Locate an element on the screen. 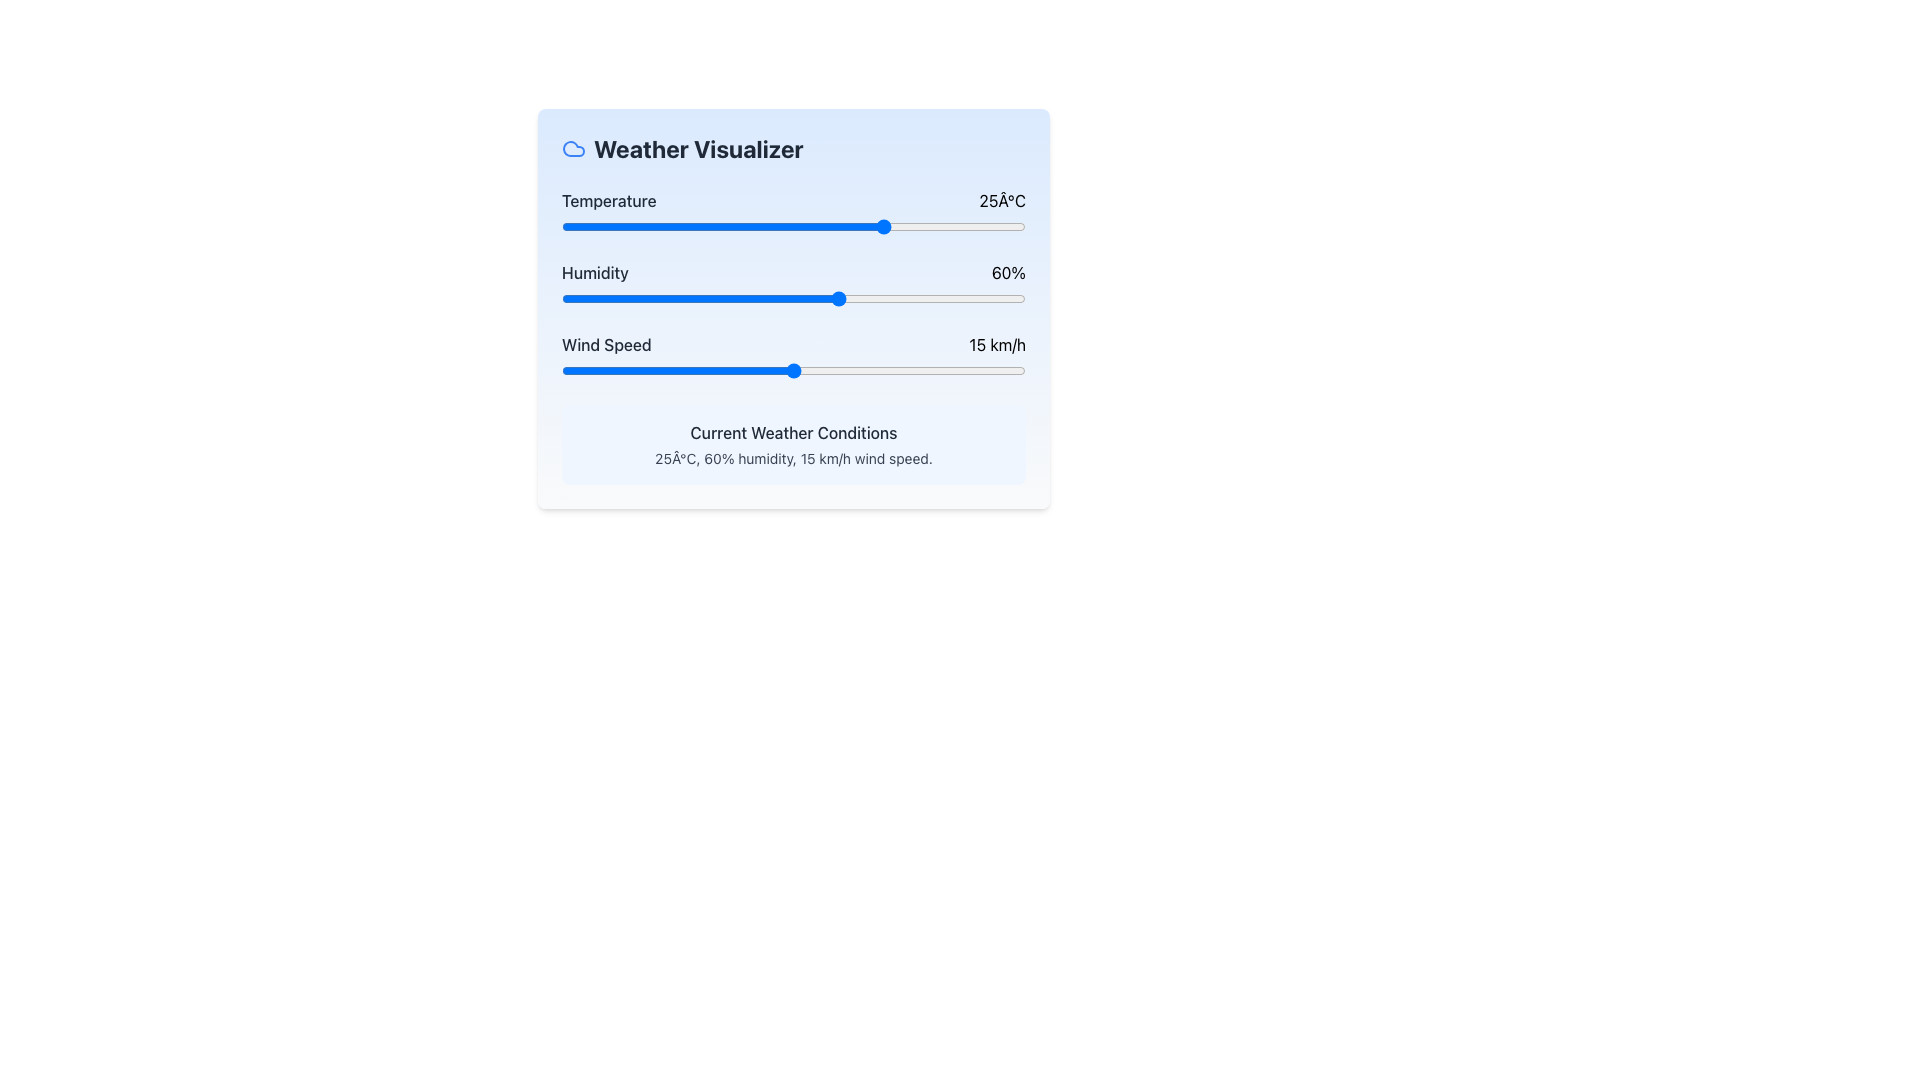 This screenshot has width=1920, height=1080. the text label displaying '15 km/h' in bold, black font, which is located to the right of the 'Wind Speed' label within the weather interface is located at coordinates (997, 343).